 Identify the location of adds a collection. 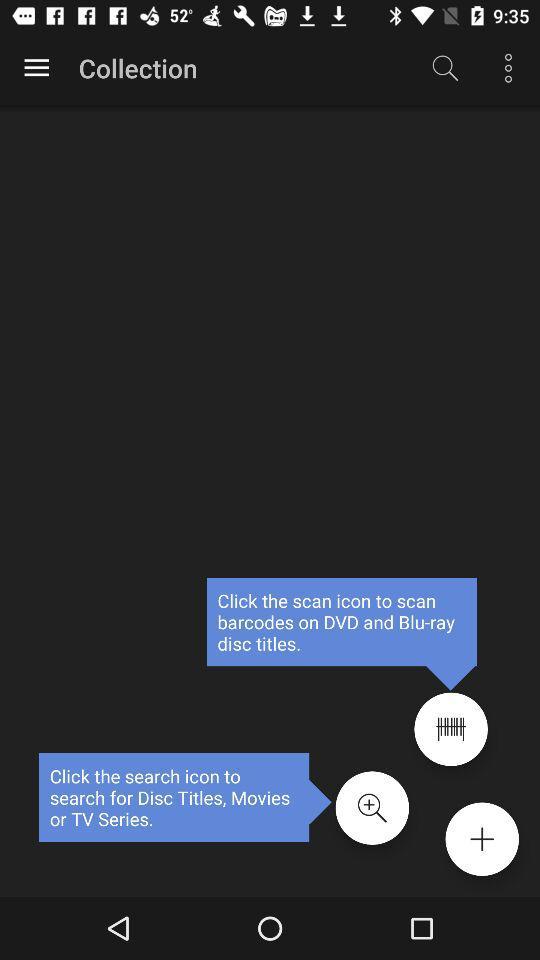
(481, 839).